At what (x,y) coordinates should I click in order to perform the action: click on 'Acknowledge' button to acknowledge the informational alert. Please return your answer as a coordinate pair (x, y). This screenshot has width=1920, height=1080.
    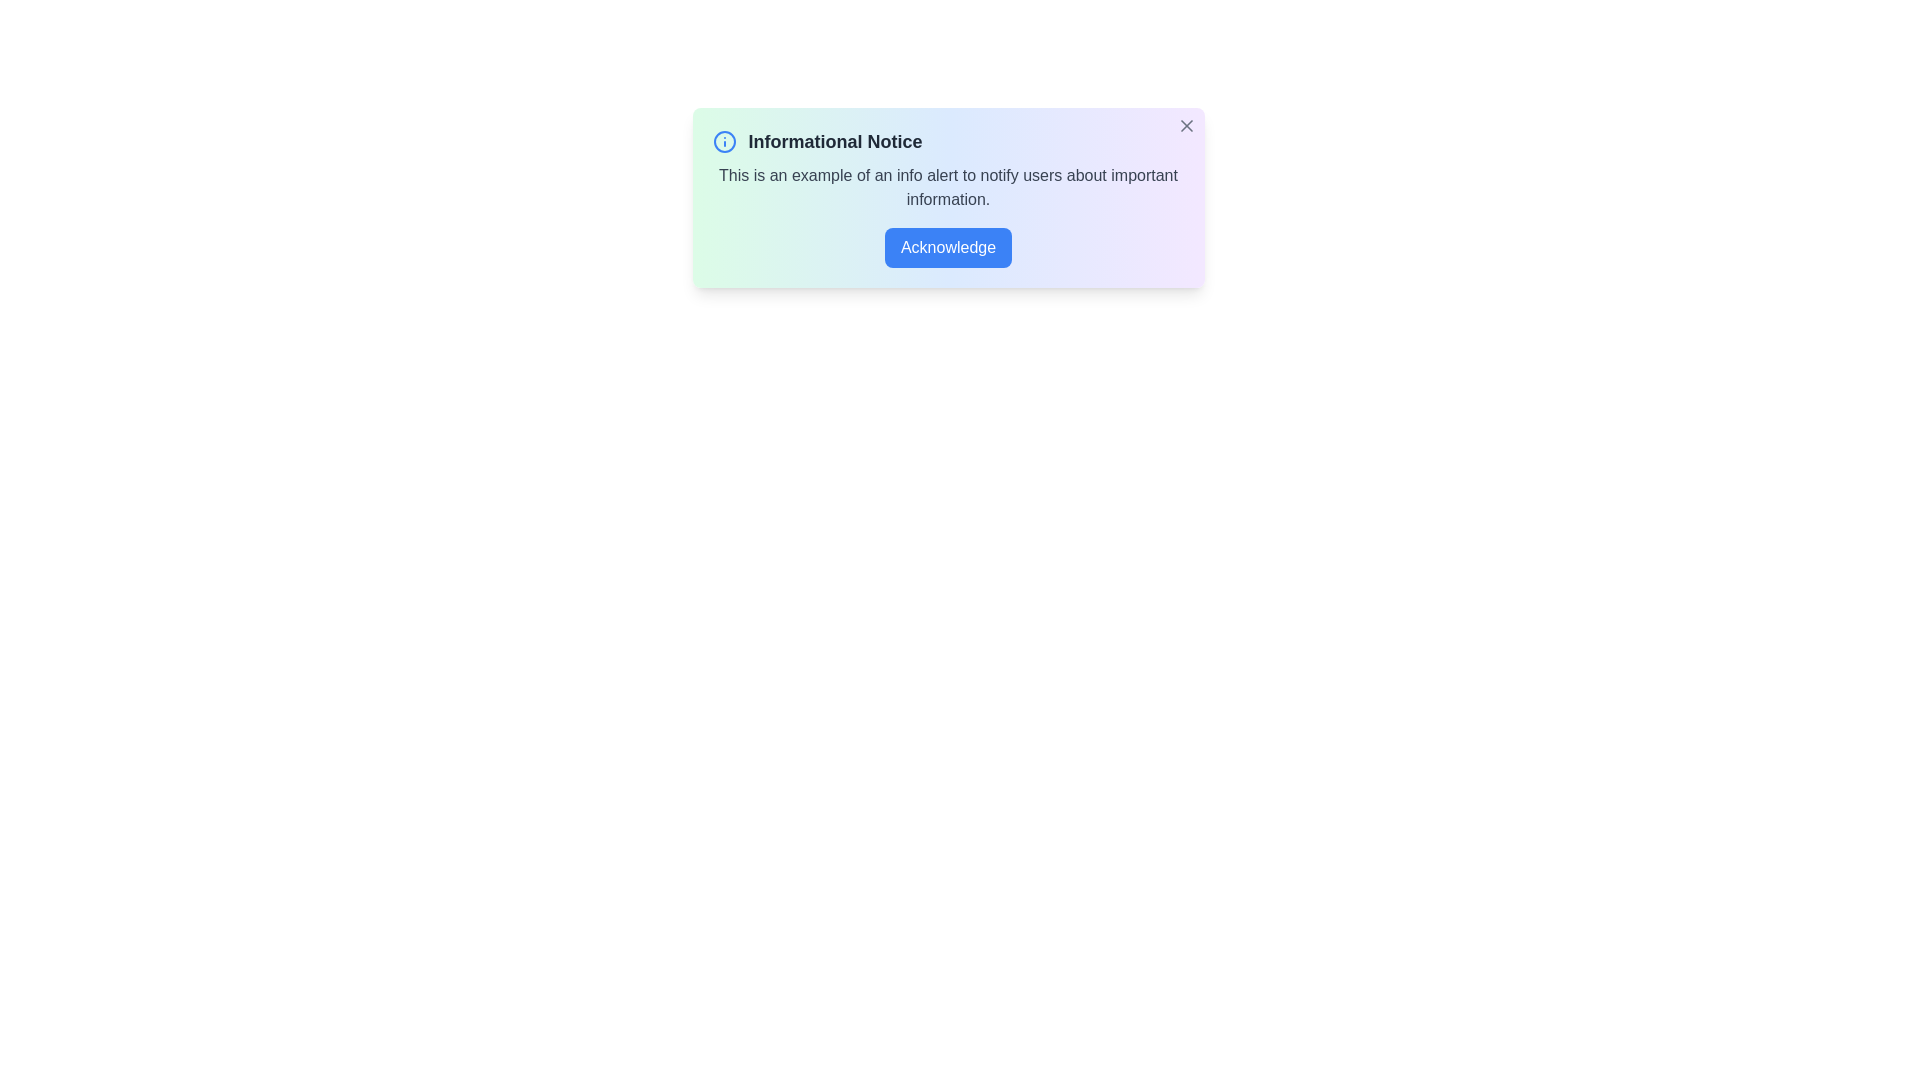
    Looking at the image, I should click on (947, 246).